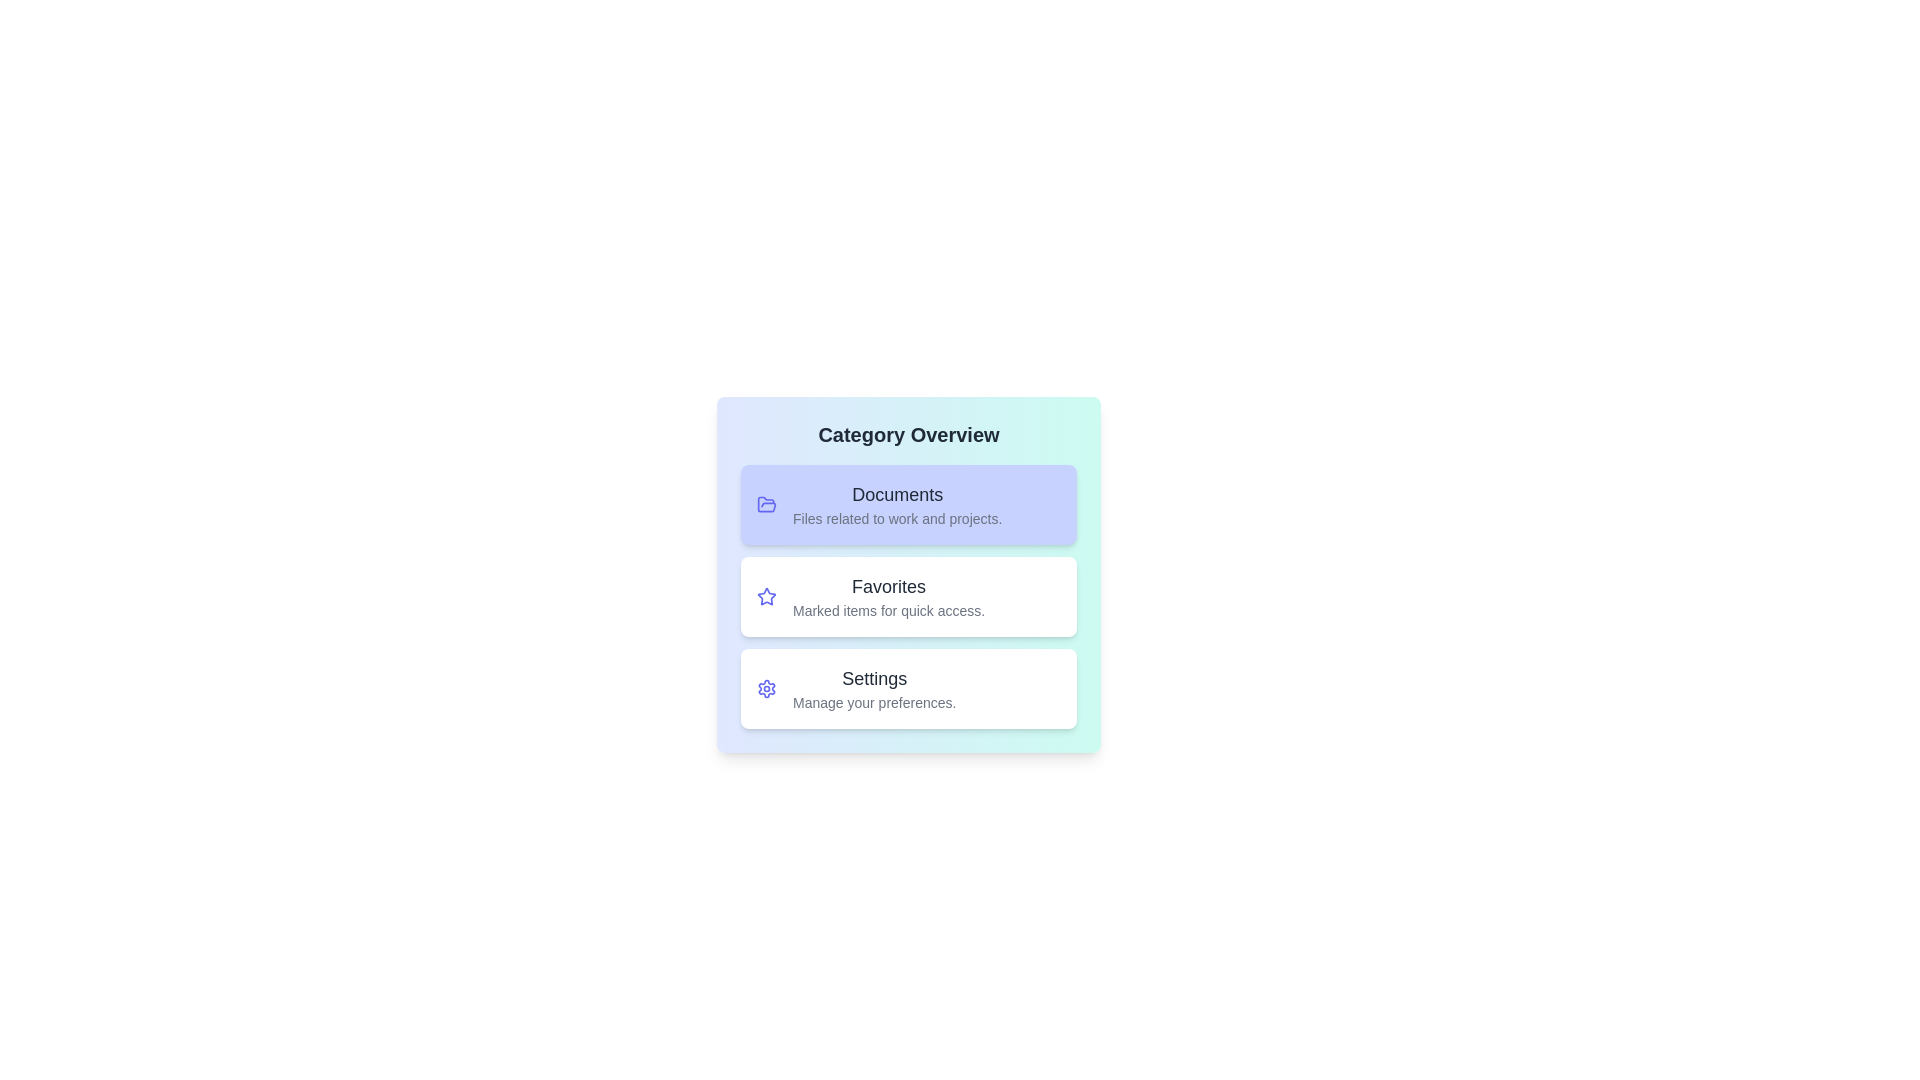 This screenshot has width=1920, height=1080. I want to click on the category Documents from the list, so click(907, 504).